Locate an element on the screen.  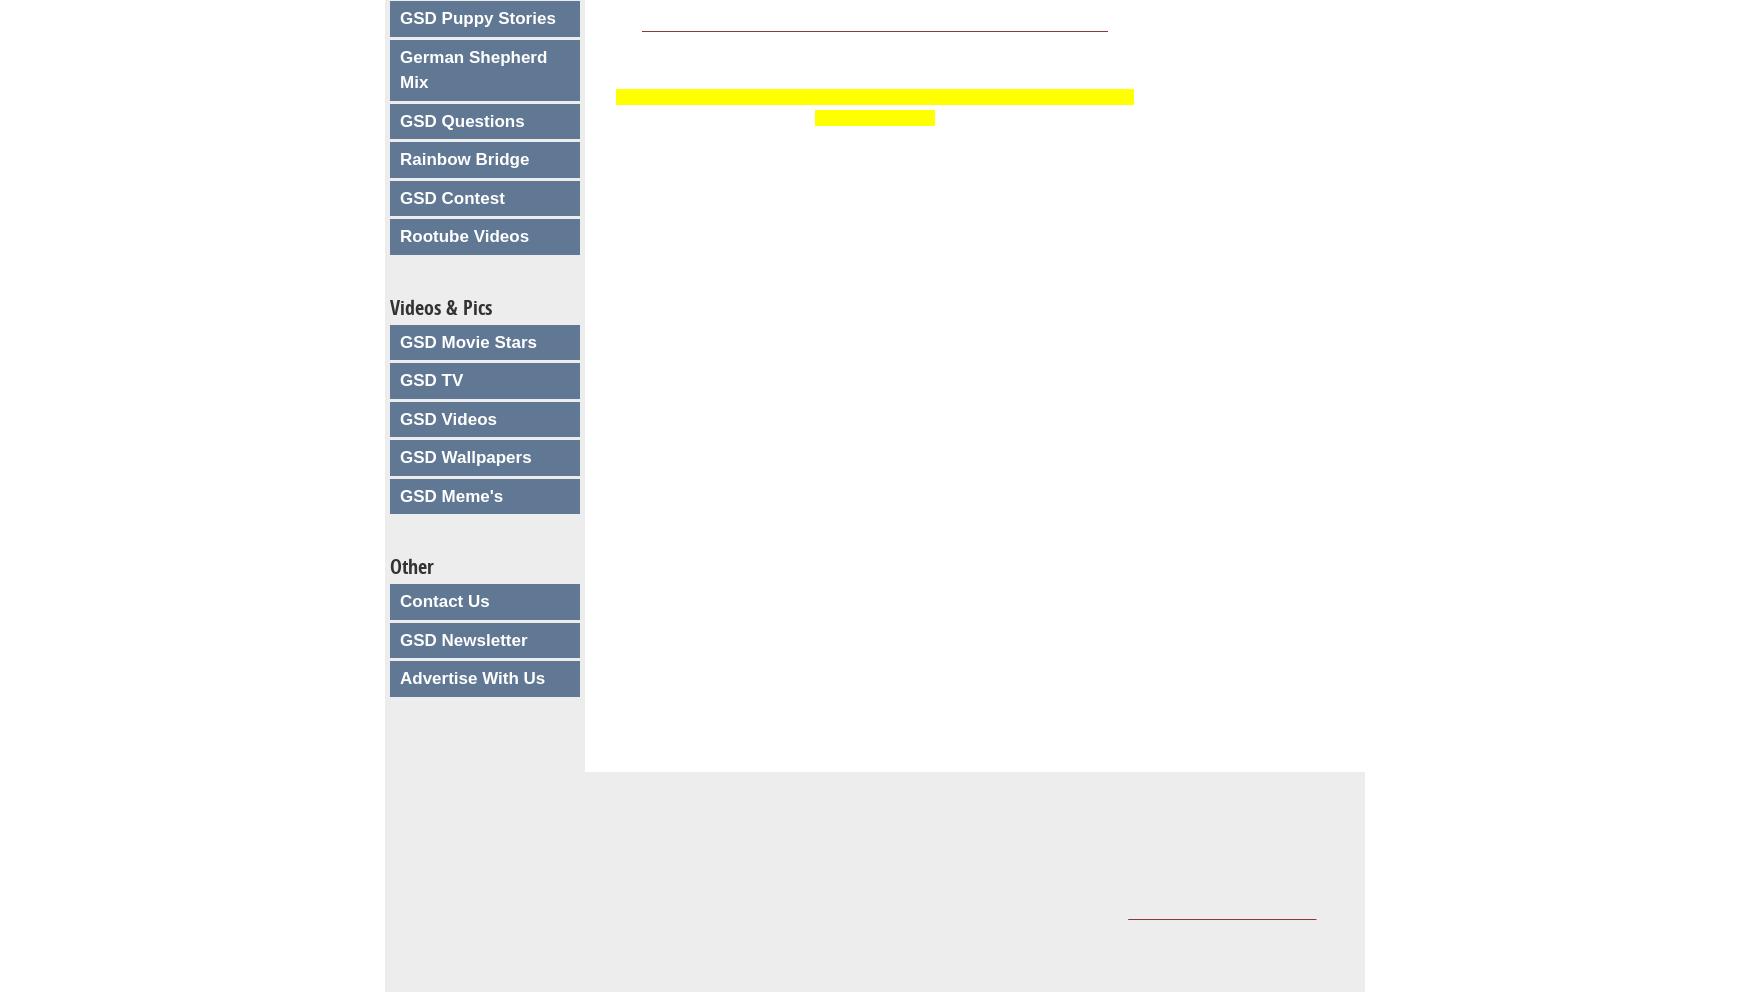
'Rootube Videos' is located at coordinates (399, 236).